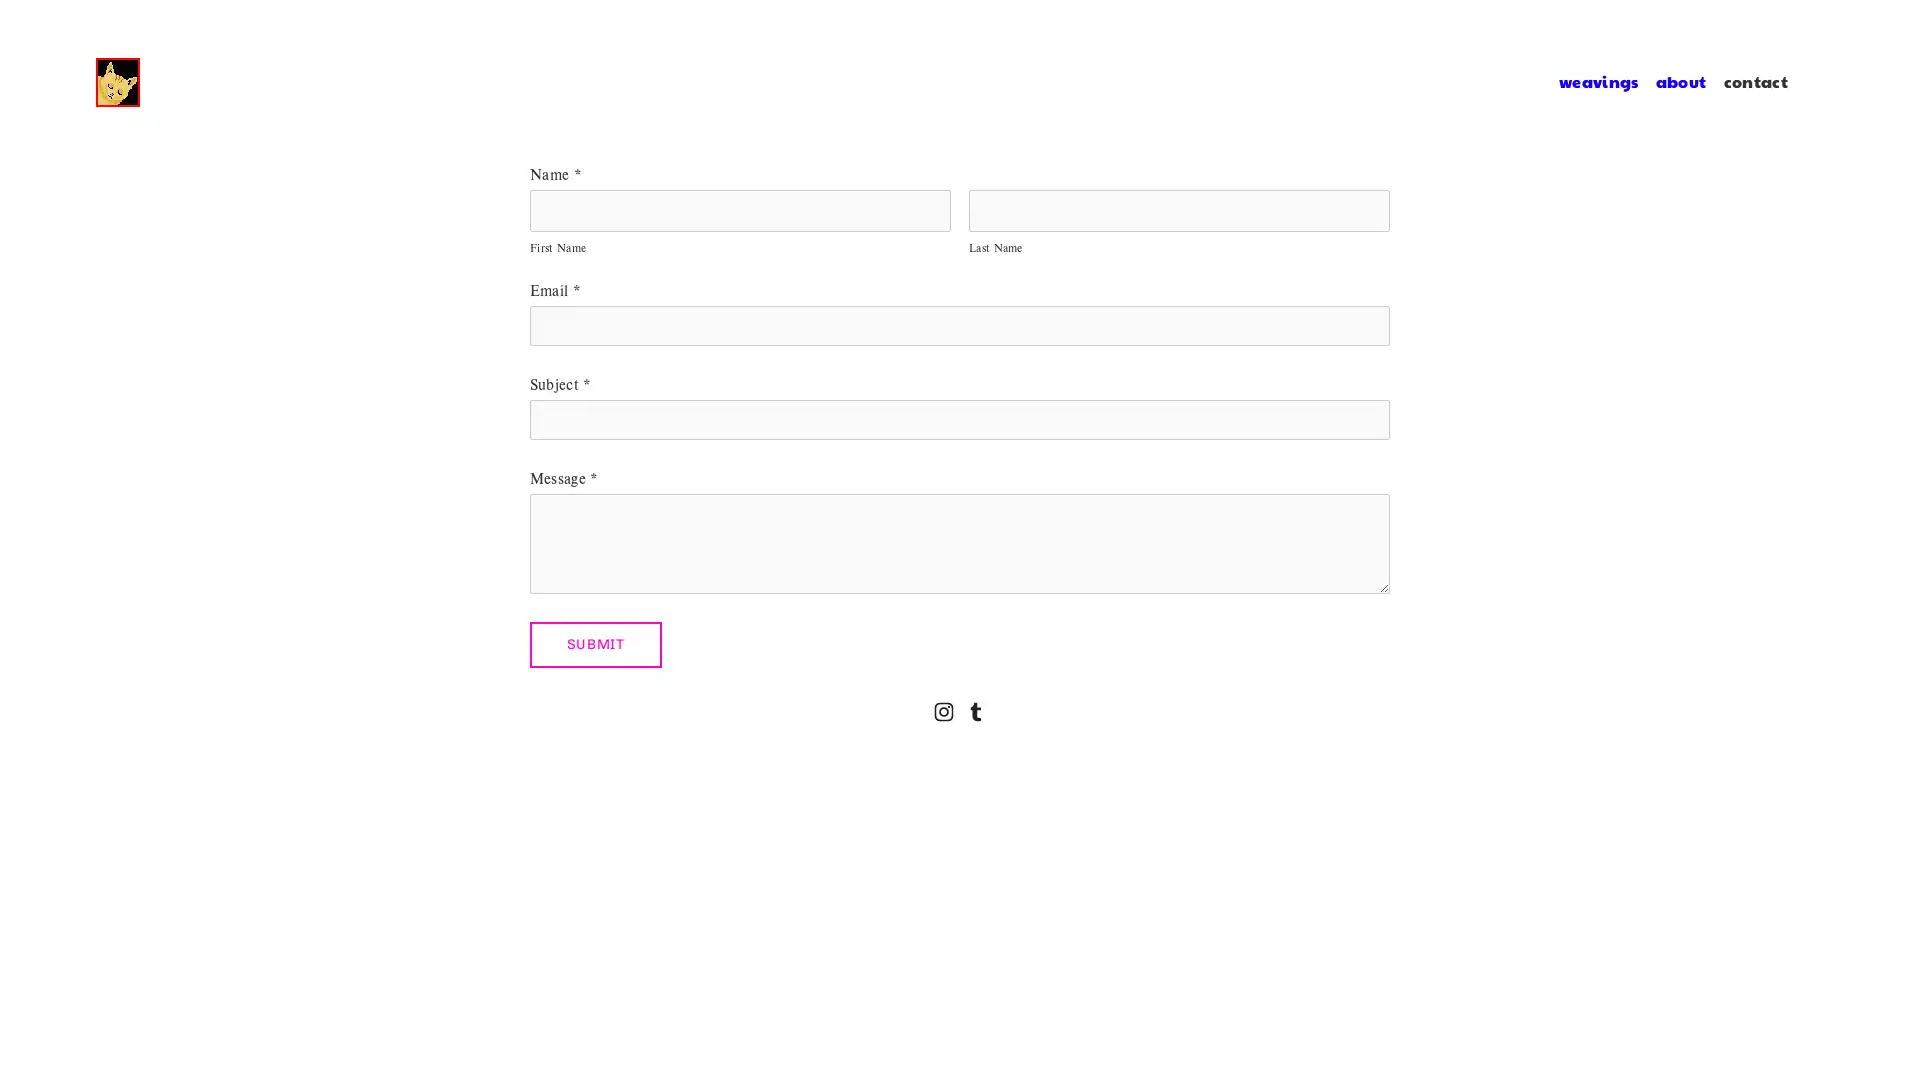 The image size is (1920, 1080). I want to click on Submit, so click(594, 644).